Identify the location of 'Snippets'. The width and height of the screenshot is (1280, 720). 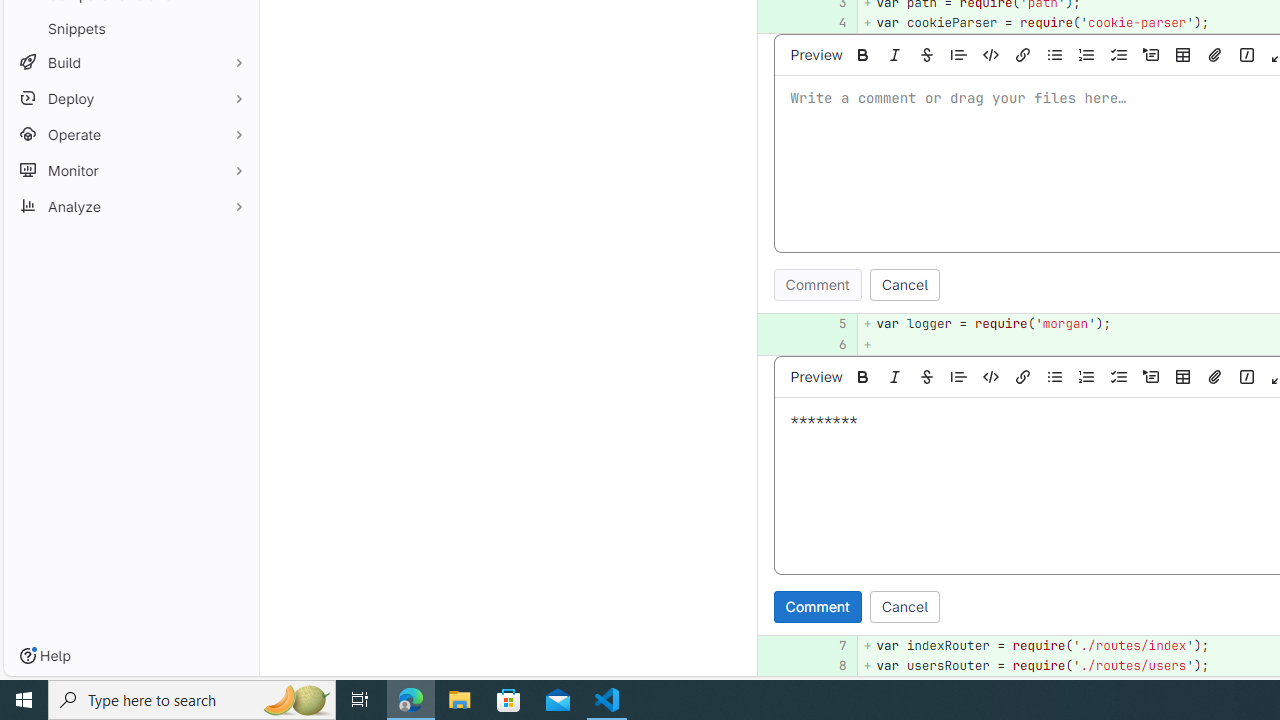
(130, 28).